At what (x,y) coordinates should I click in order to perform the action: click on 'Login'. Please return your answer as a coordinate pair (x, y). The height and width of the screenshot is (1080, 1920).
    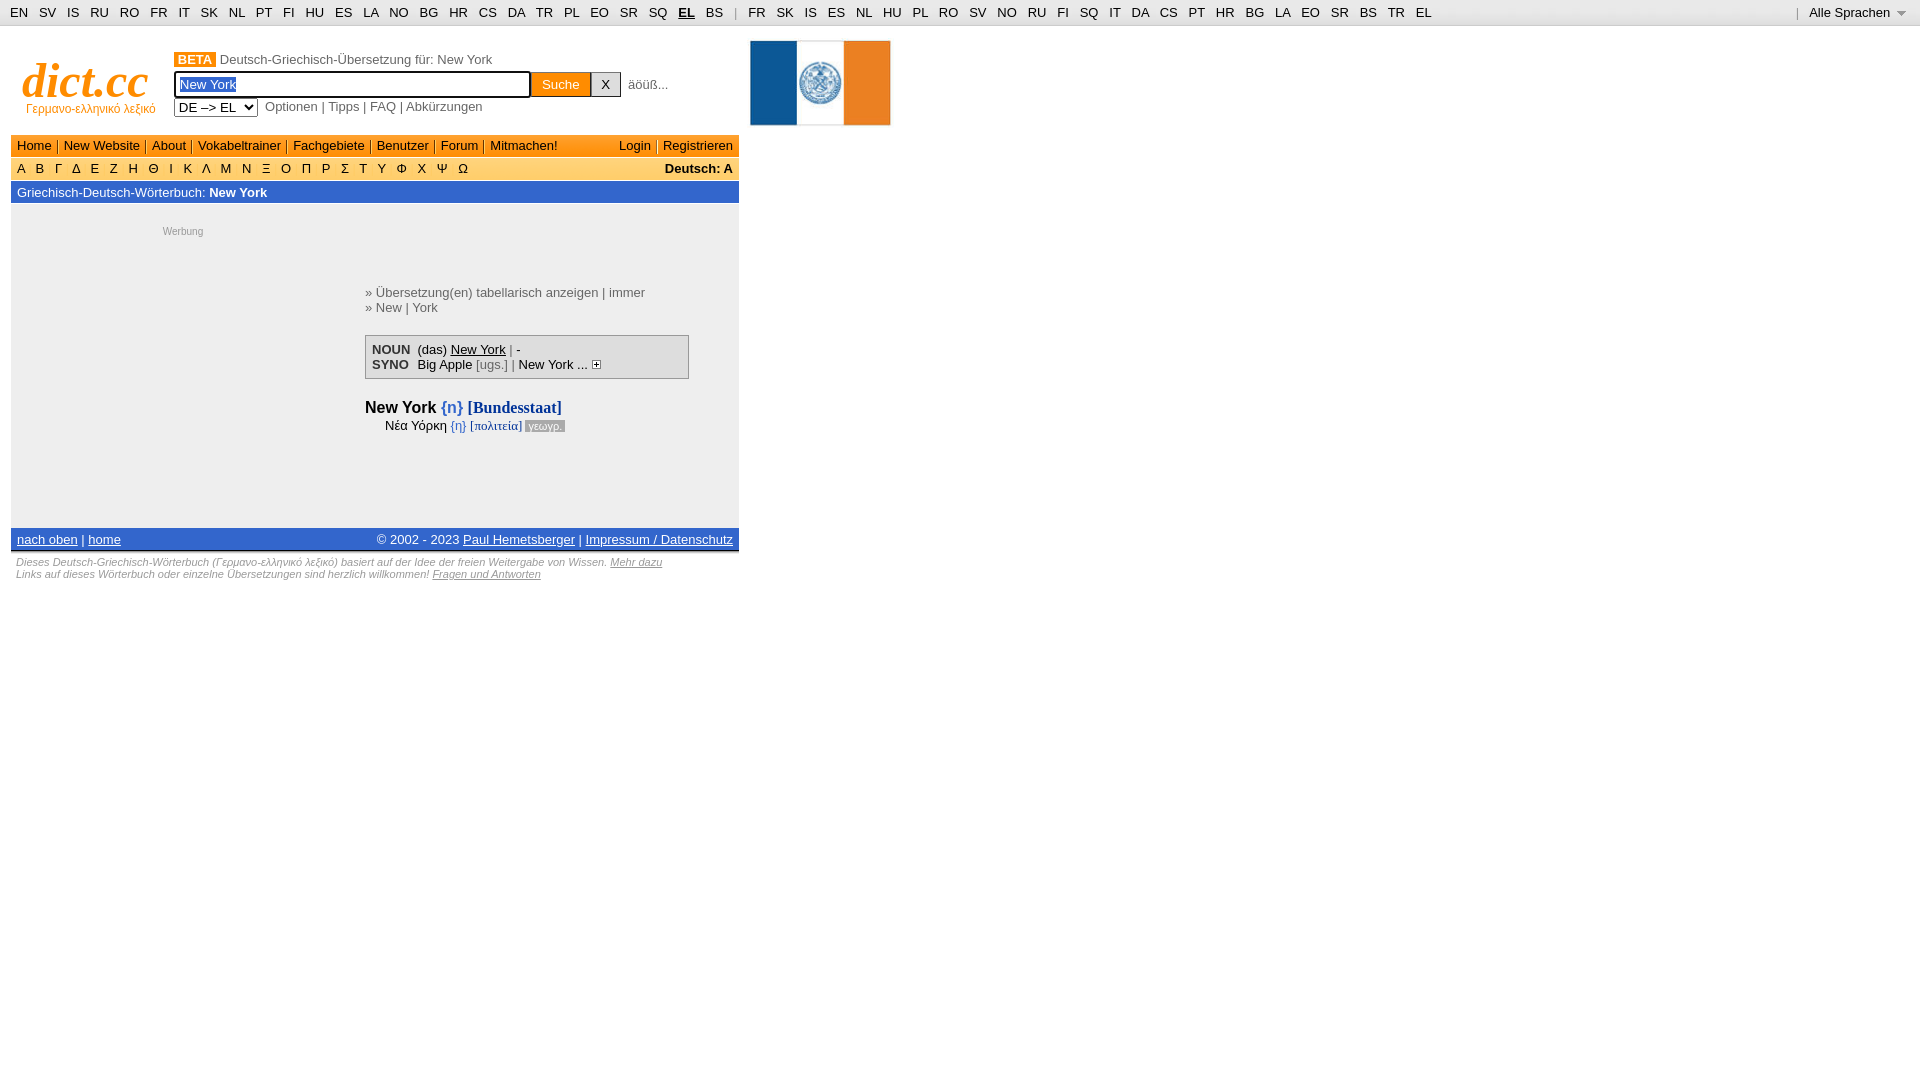
    Looking at the image, I should click on (618, 144).